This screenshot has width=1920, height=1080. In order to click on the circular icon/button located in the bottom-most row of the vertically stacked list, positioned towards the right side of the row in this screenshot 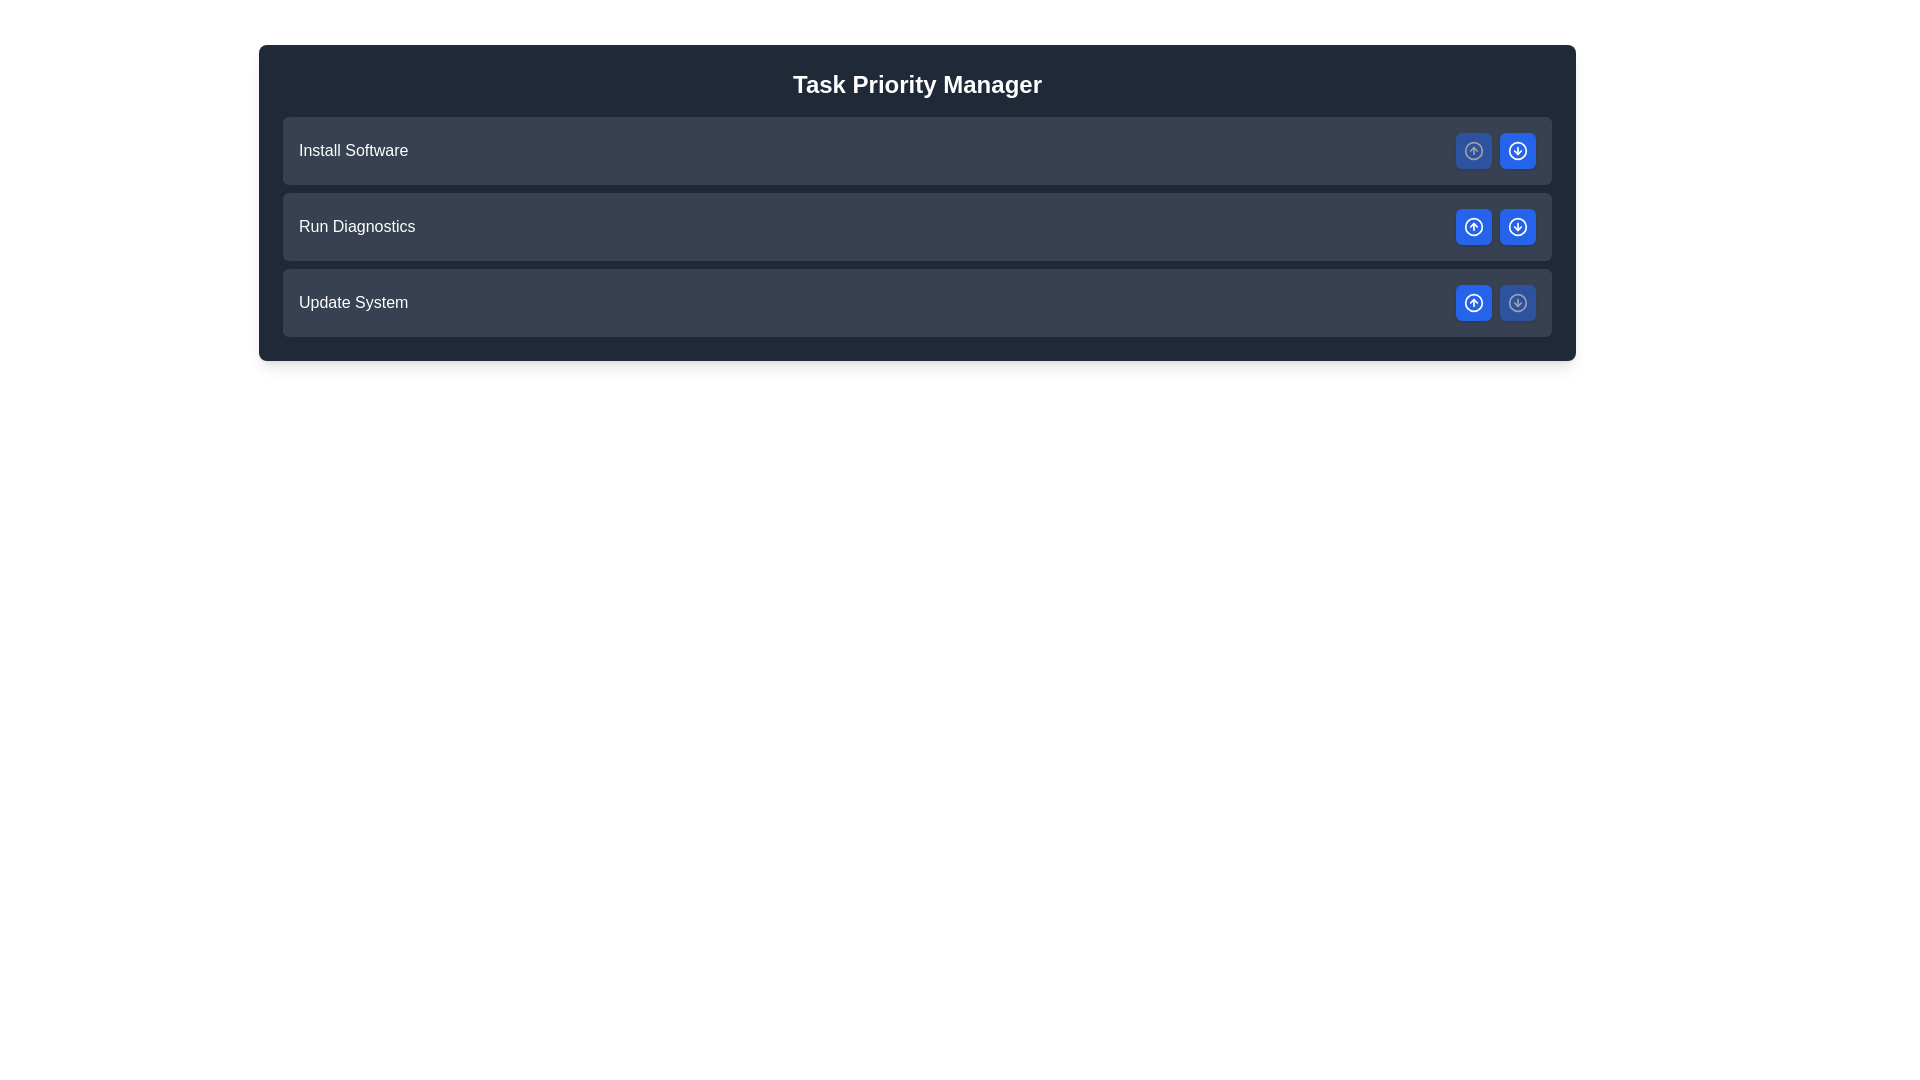, I will do `click(1517, 303)`.